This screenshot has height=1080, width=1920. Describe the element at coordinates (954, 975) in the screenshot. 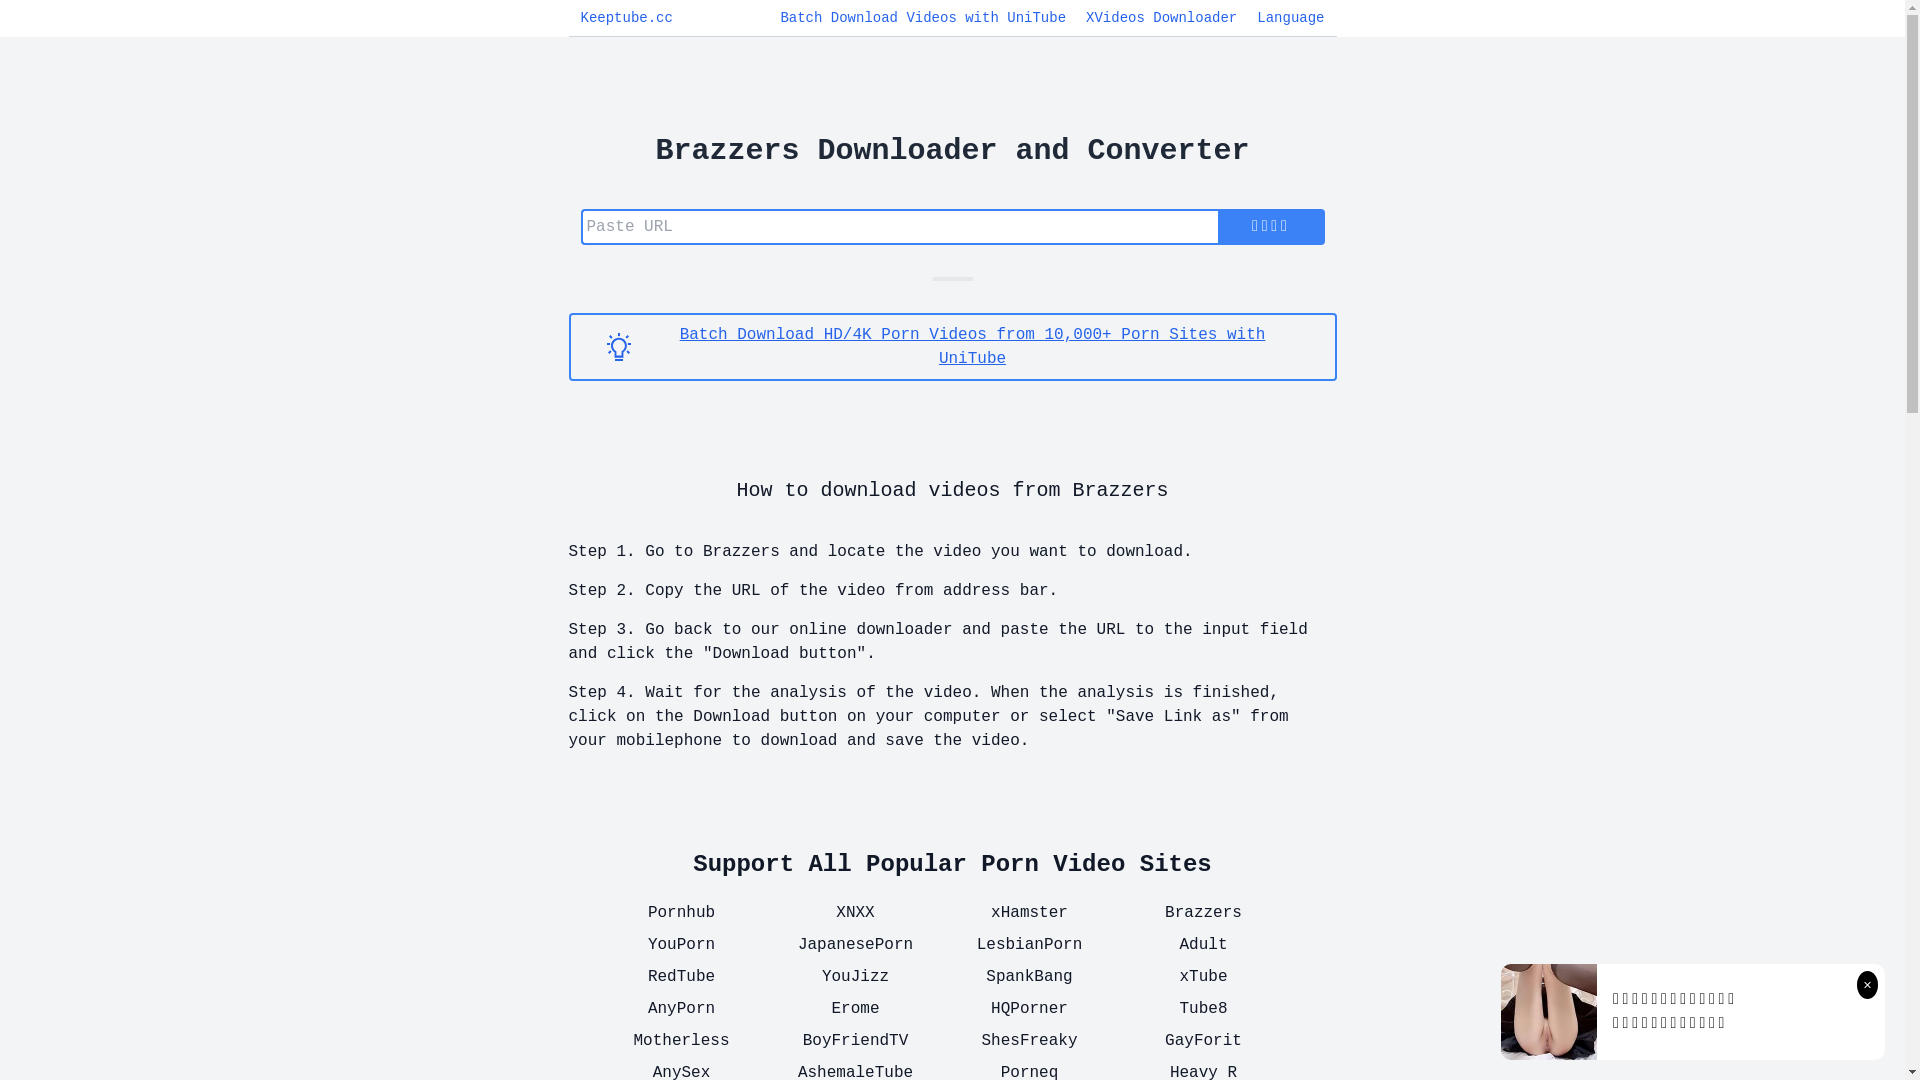

I see `'SpankBang'` at that location.